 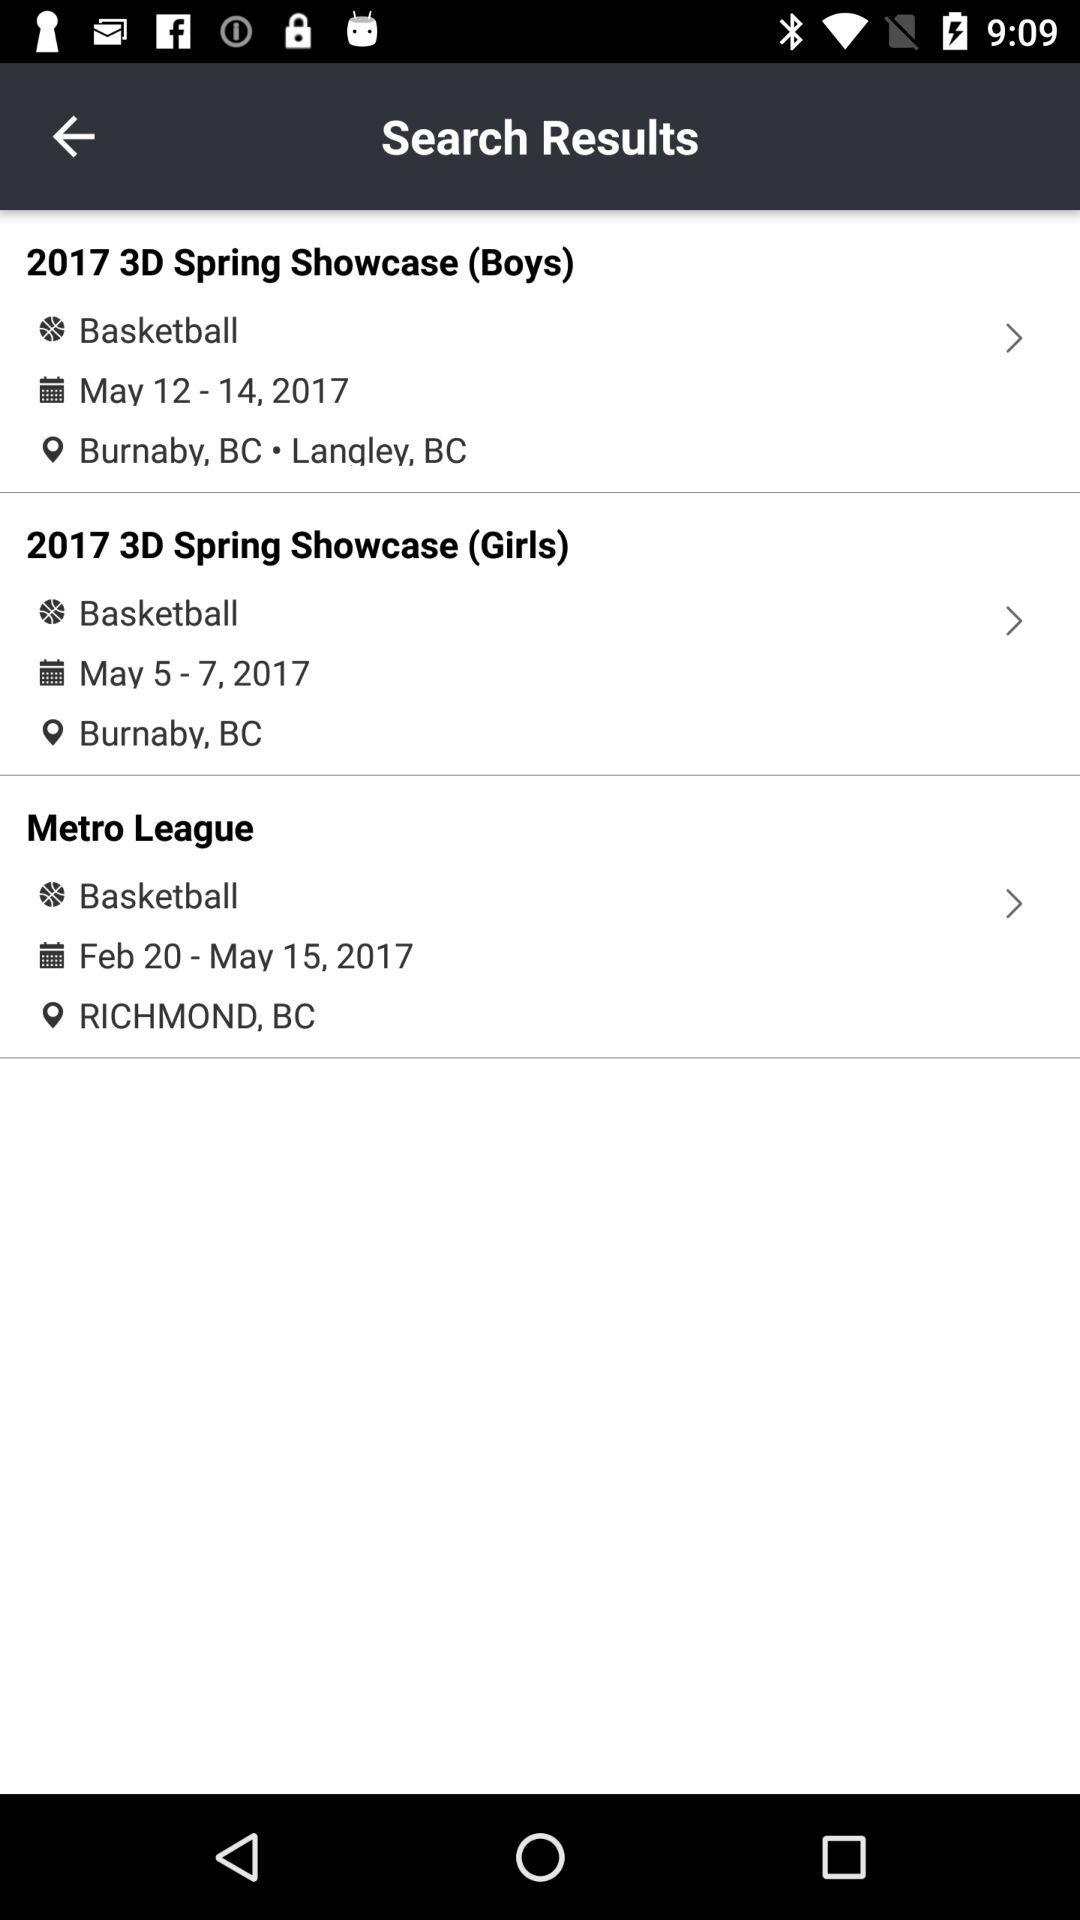 I want to click on item next to the search results icon, so click(x=72, y=135).